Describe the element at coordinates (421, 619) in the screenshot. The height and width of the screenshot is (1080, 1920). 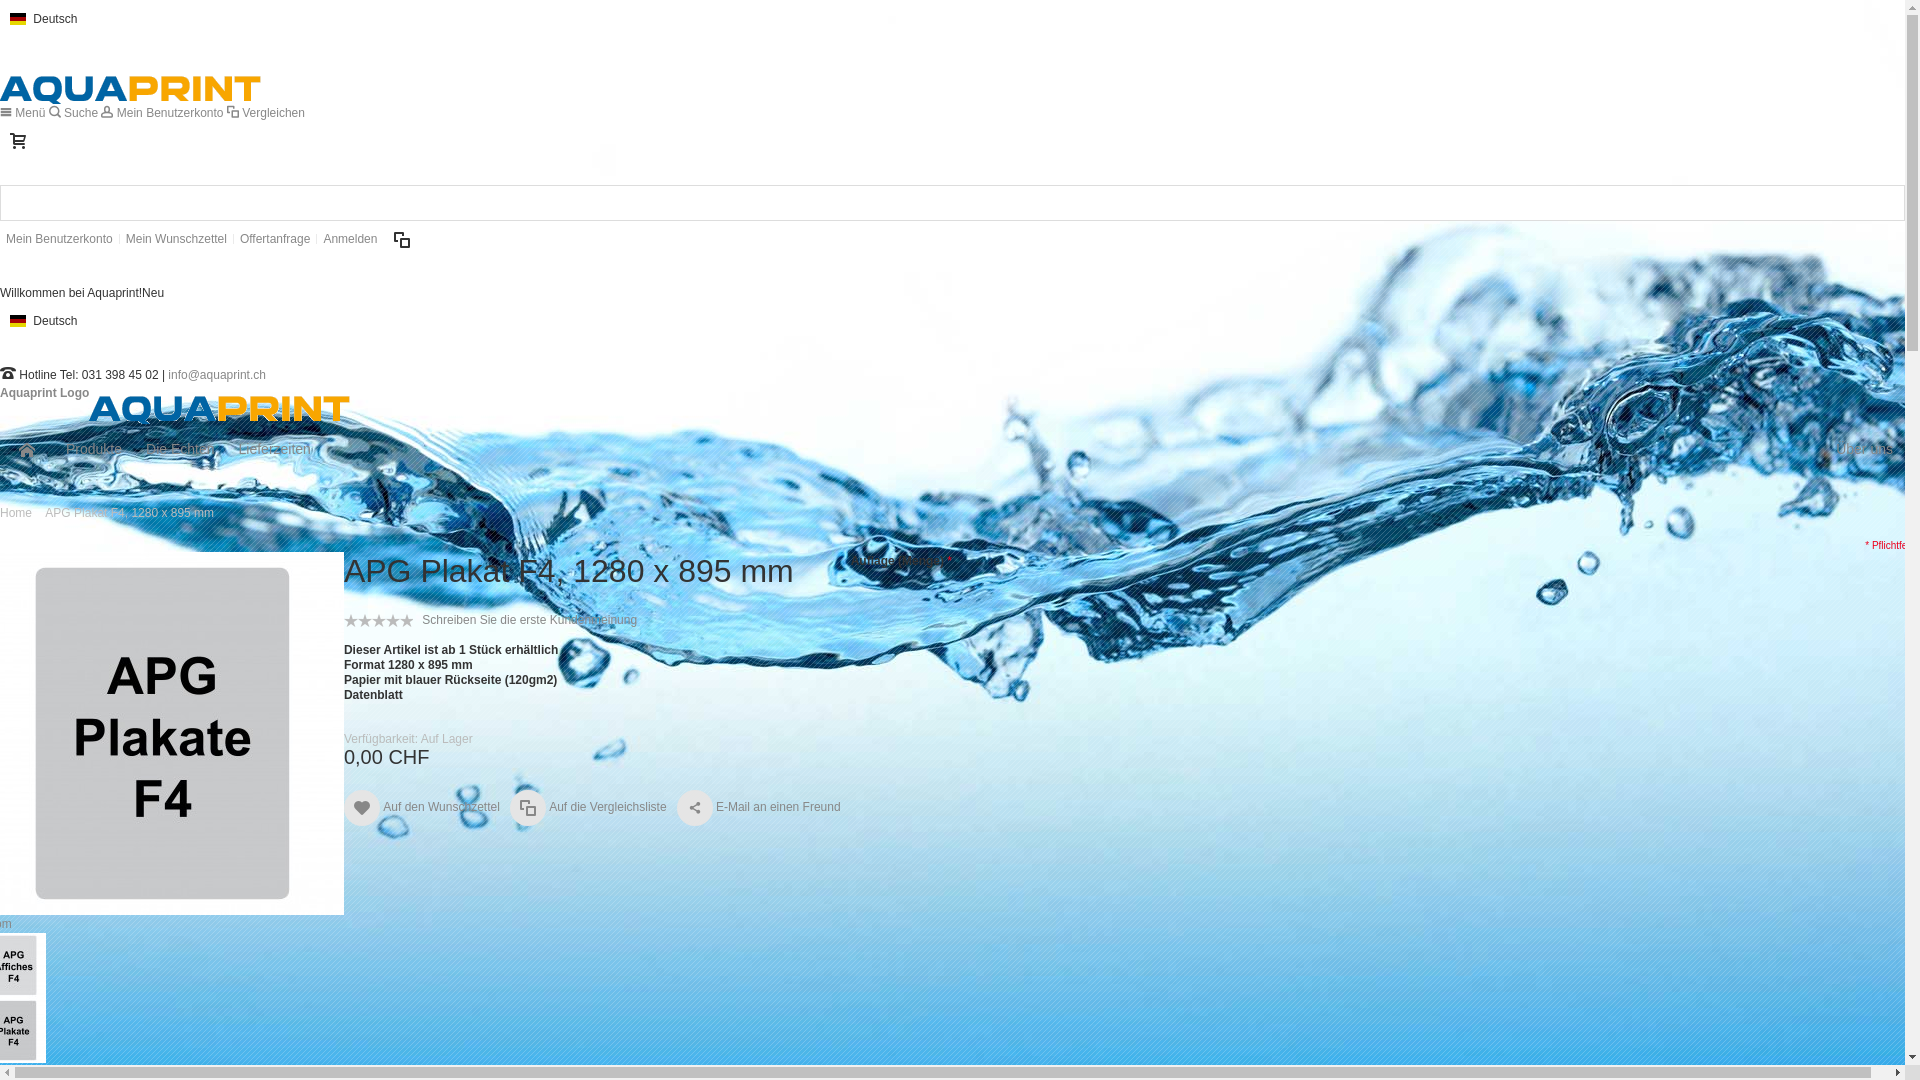
I see `'Schreiben Sie die erste Kundenmeinung'` at that location.